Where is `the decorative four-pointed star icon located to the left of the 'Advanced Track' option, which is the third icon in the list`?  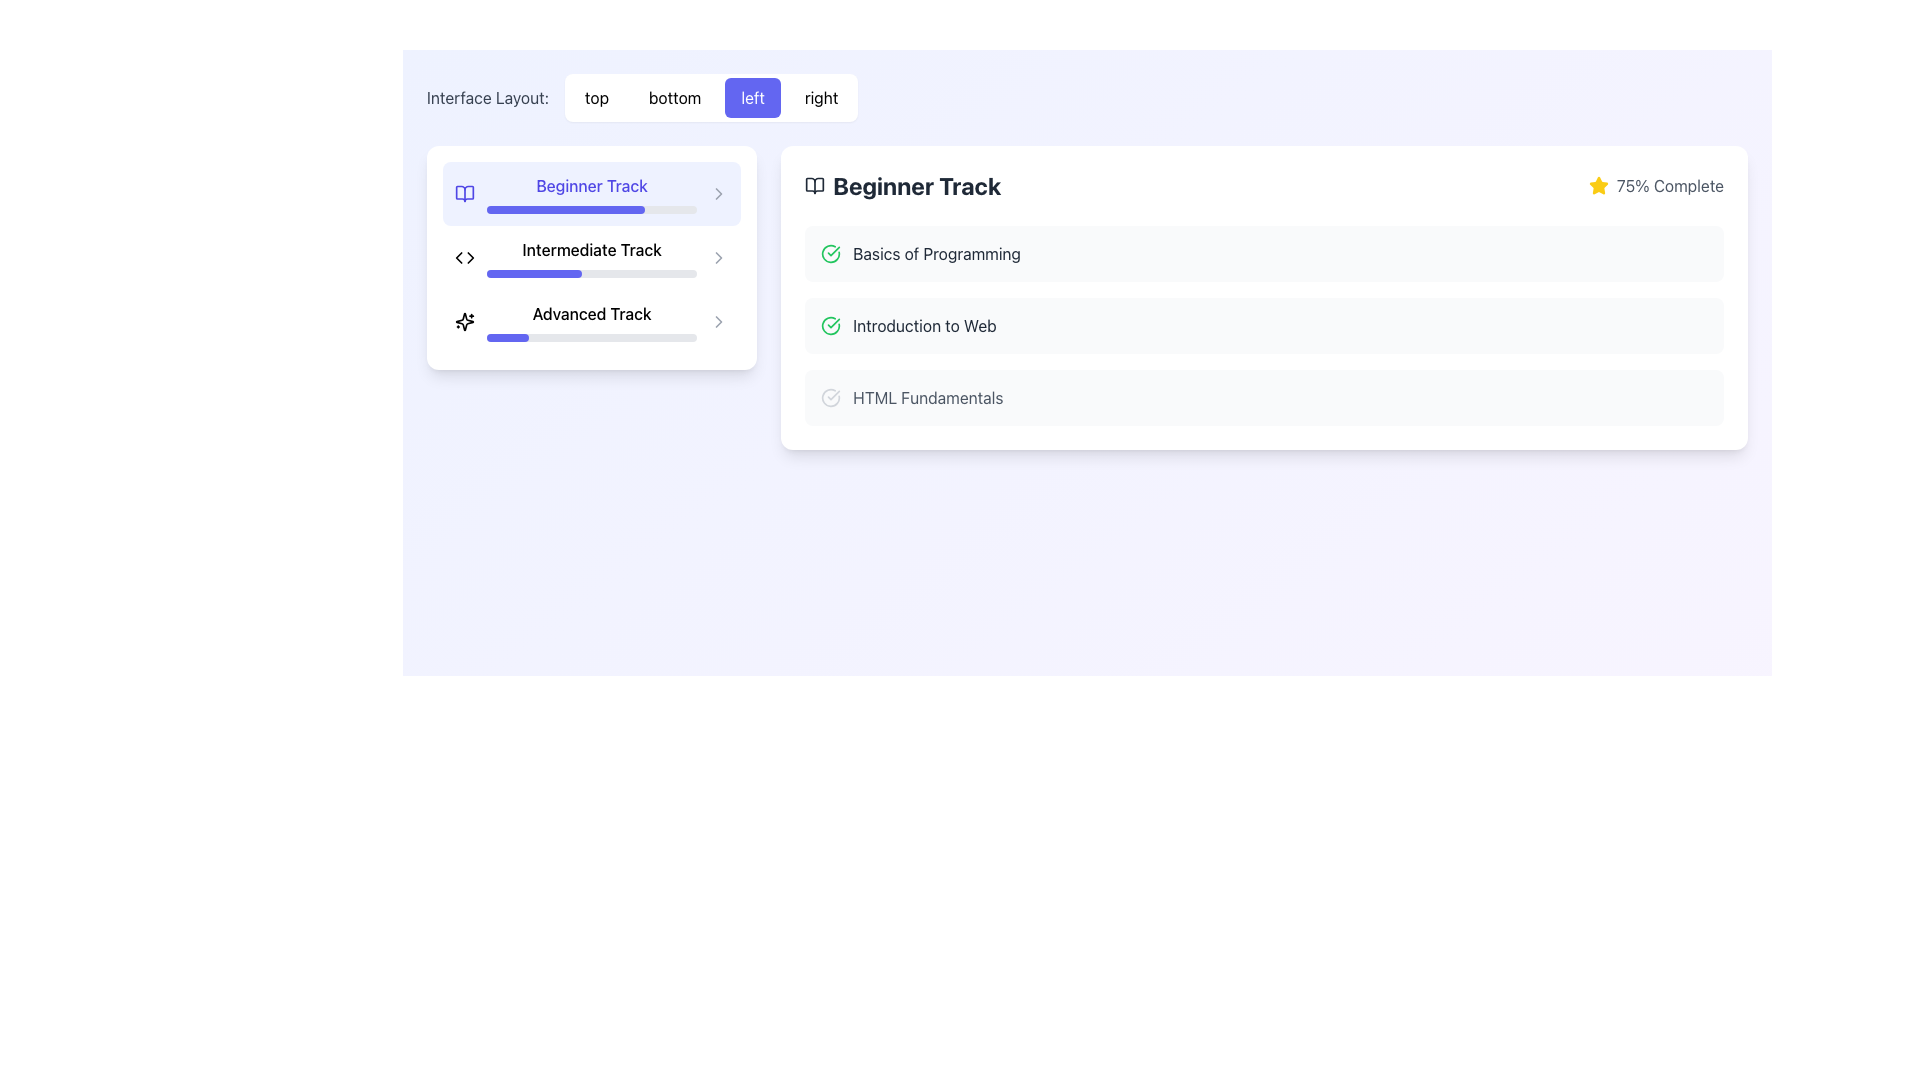 the decorative four-pointed star icon located to the left of the 'Advanced Track' option, which is the third icon in the list is located at coordinates (464, 320).